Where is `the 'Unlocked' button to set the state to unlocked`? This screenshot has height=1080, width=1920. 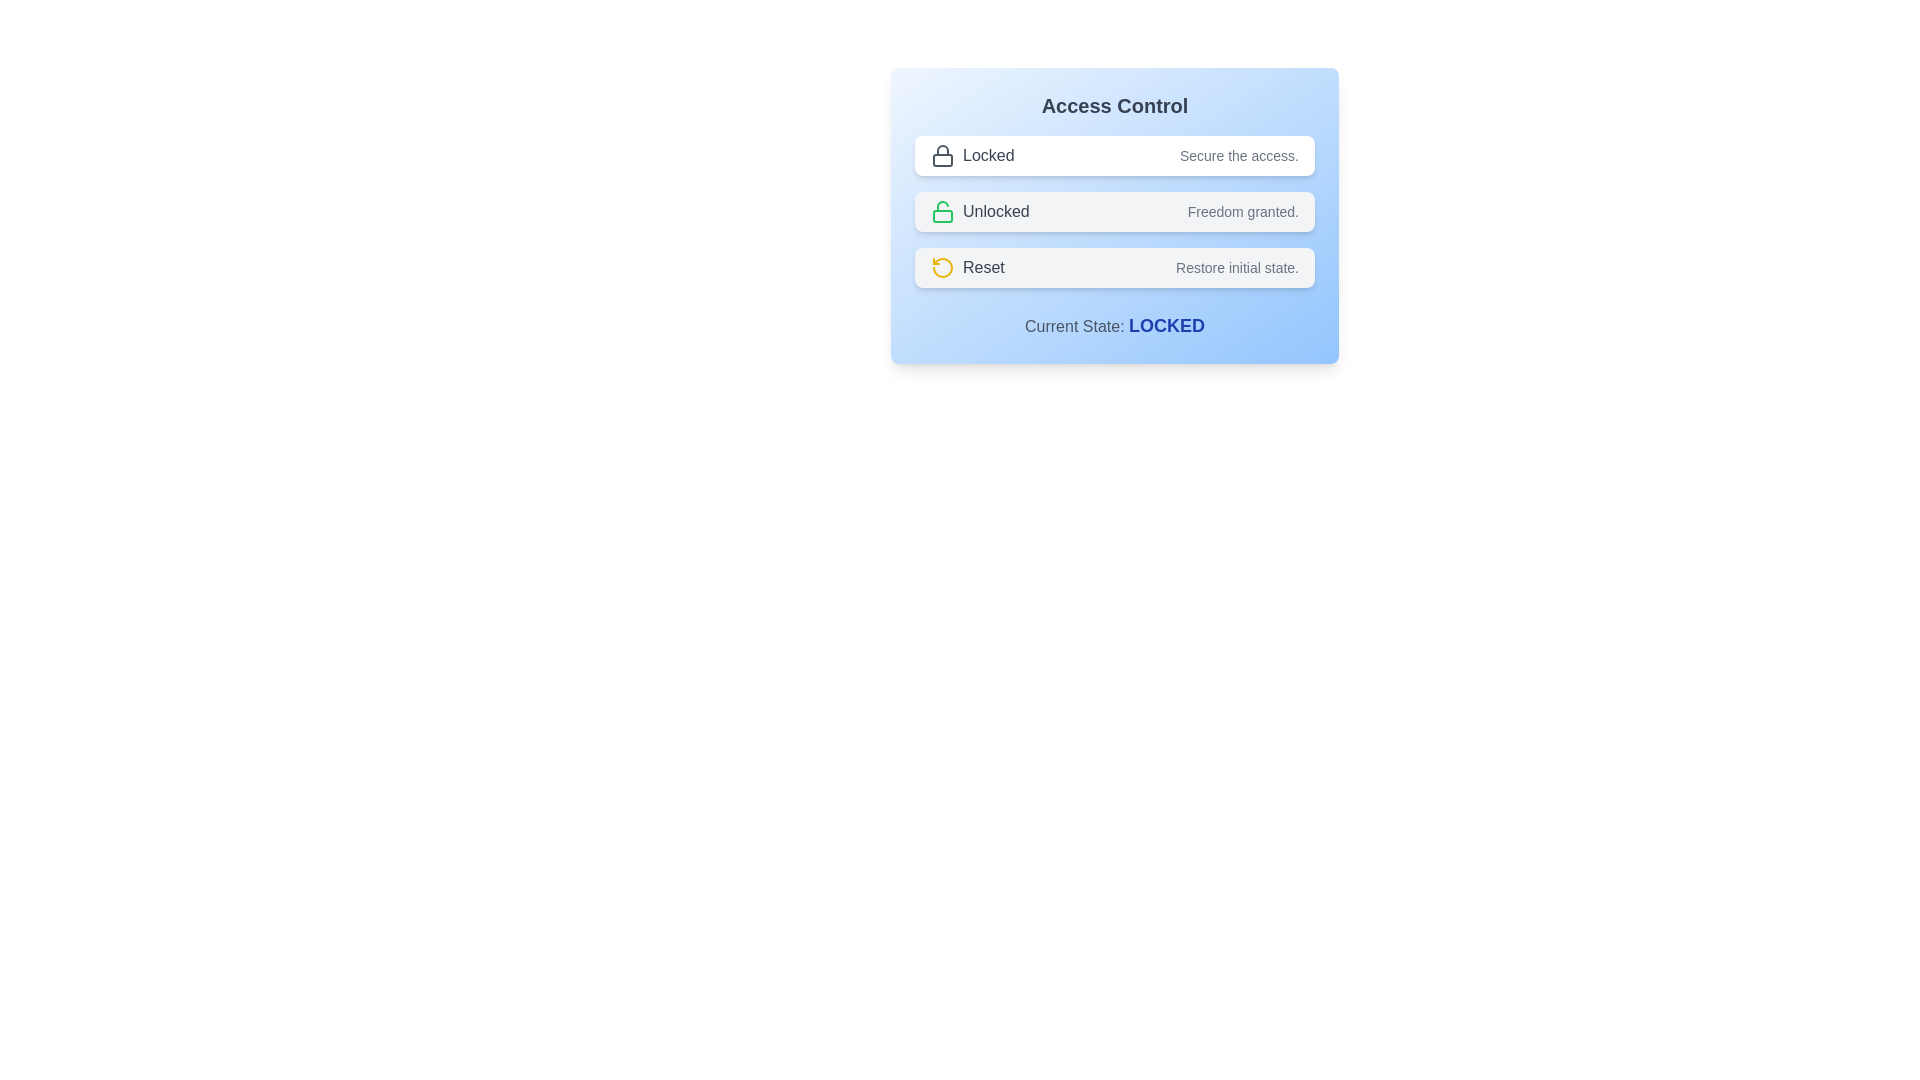
the 'Unlocked' button to set the state to unlocked is located at coordinates (1113, 212).